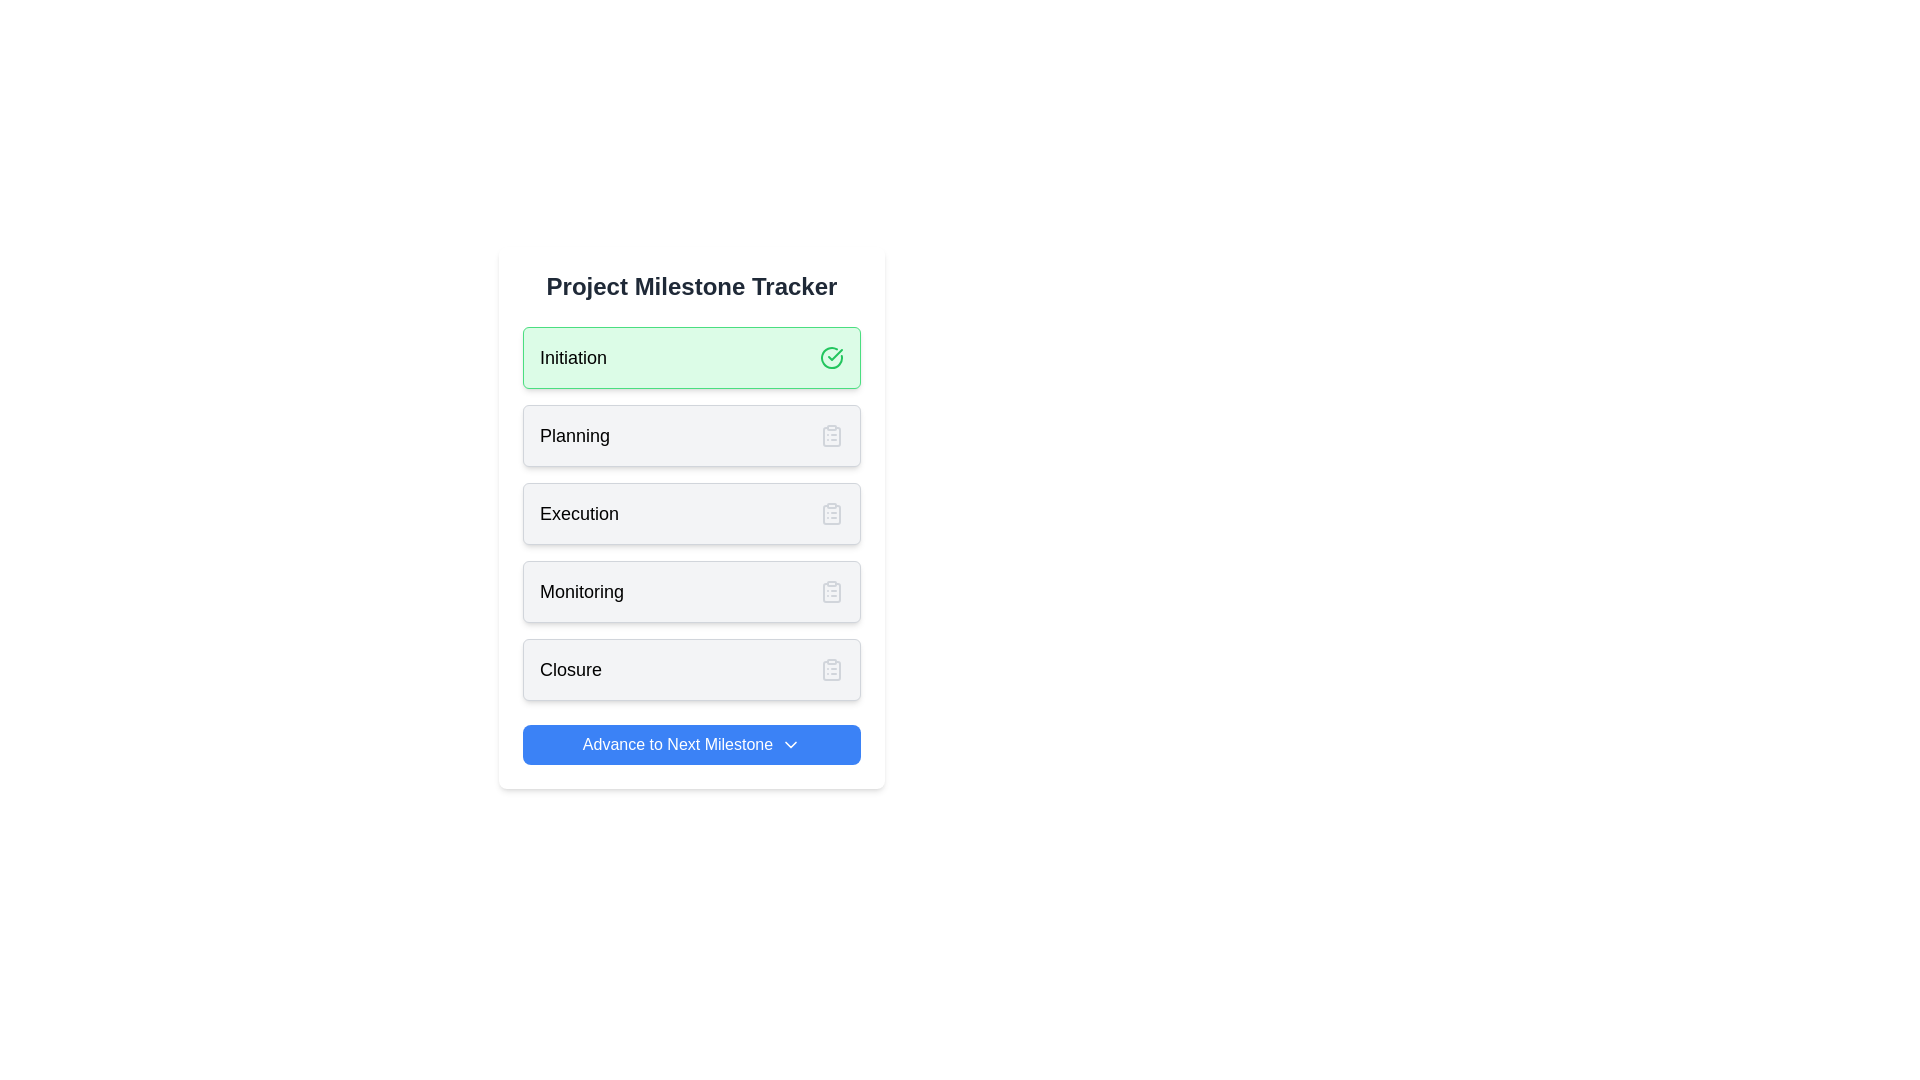  Describe the element at coordinates (831, 590) in the screenshot. I see `the icon located to the far right of the 'Monitoring' section, which is the fourth row in the list of milestones` at that location.